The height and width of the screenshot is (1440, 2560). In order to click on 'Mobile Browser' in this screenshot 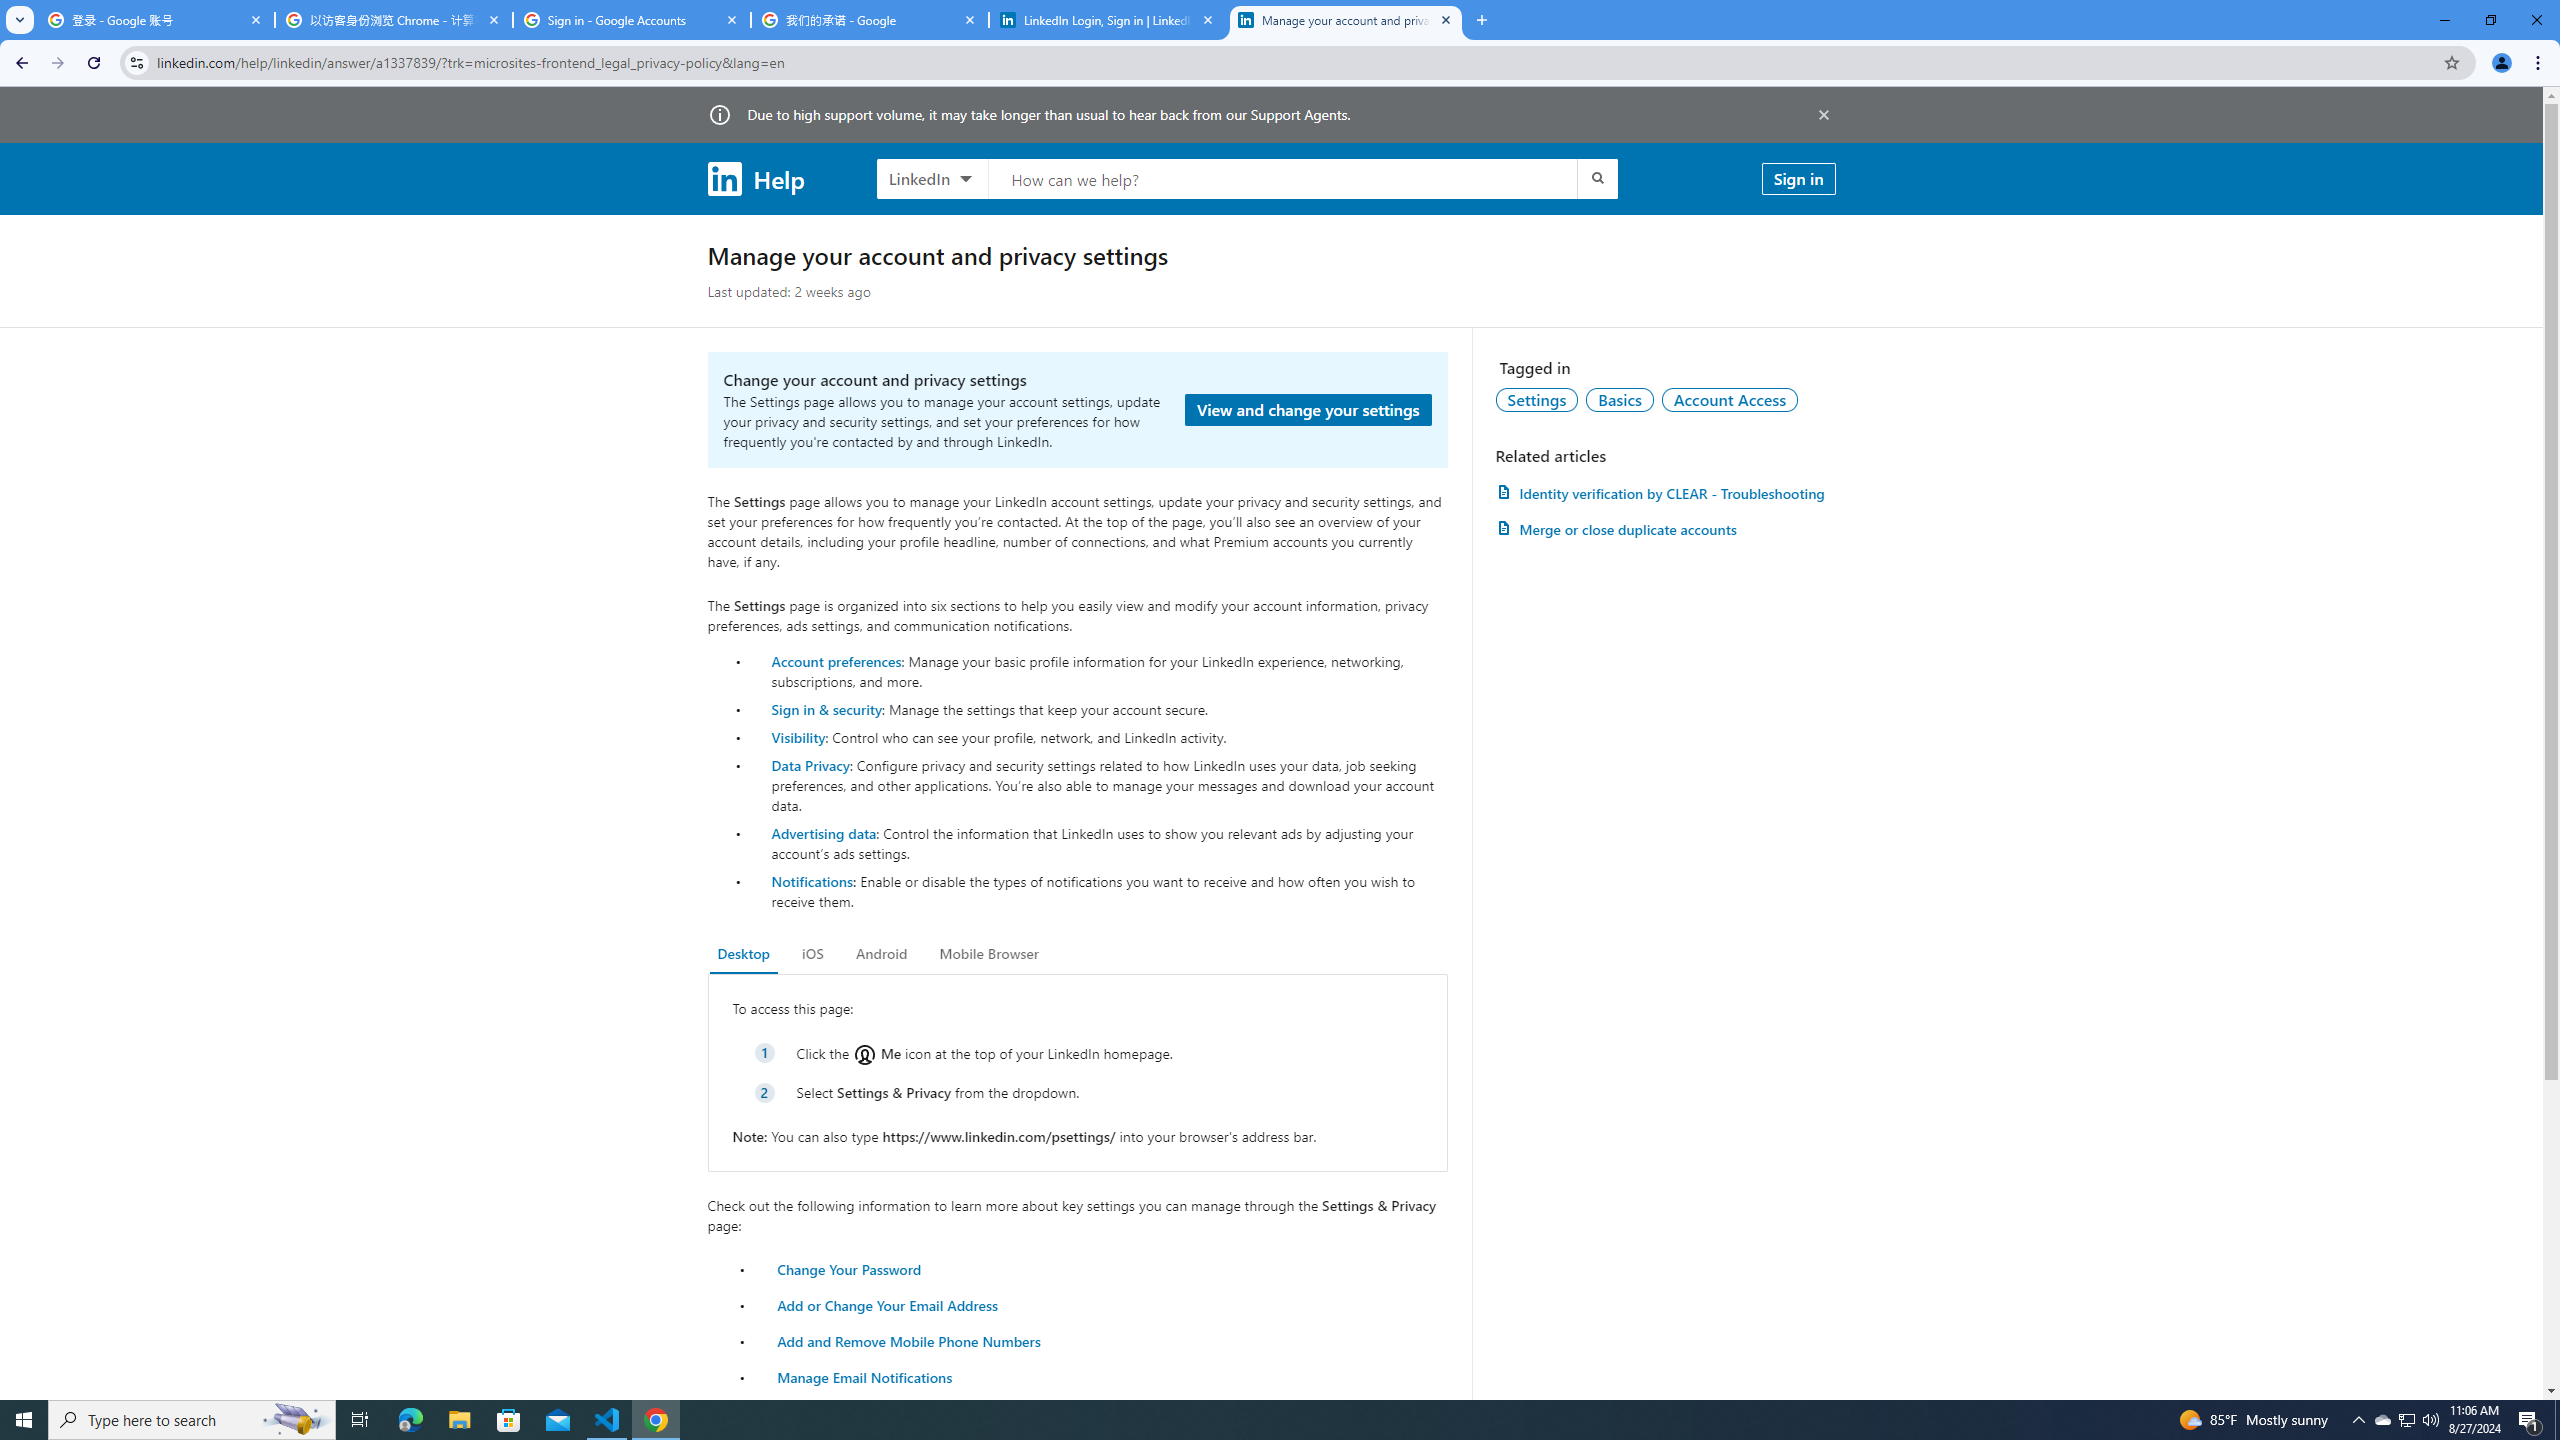, I will do `click(988, 953)`.